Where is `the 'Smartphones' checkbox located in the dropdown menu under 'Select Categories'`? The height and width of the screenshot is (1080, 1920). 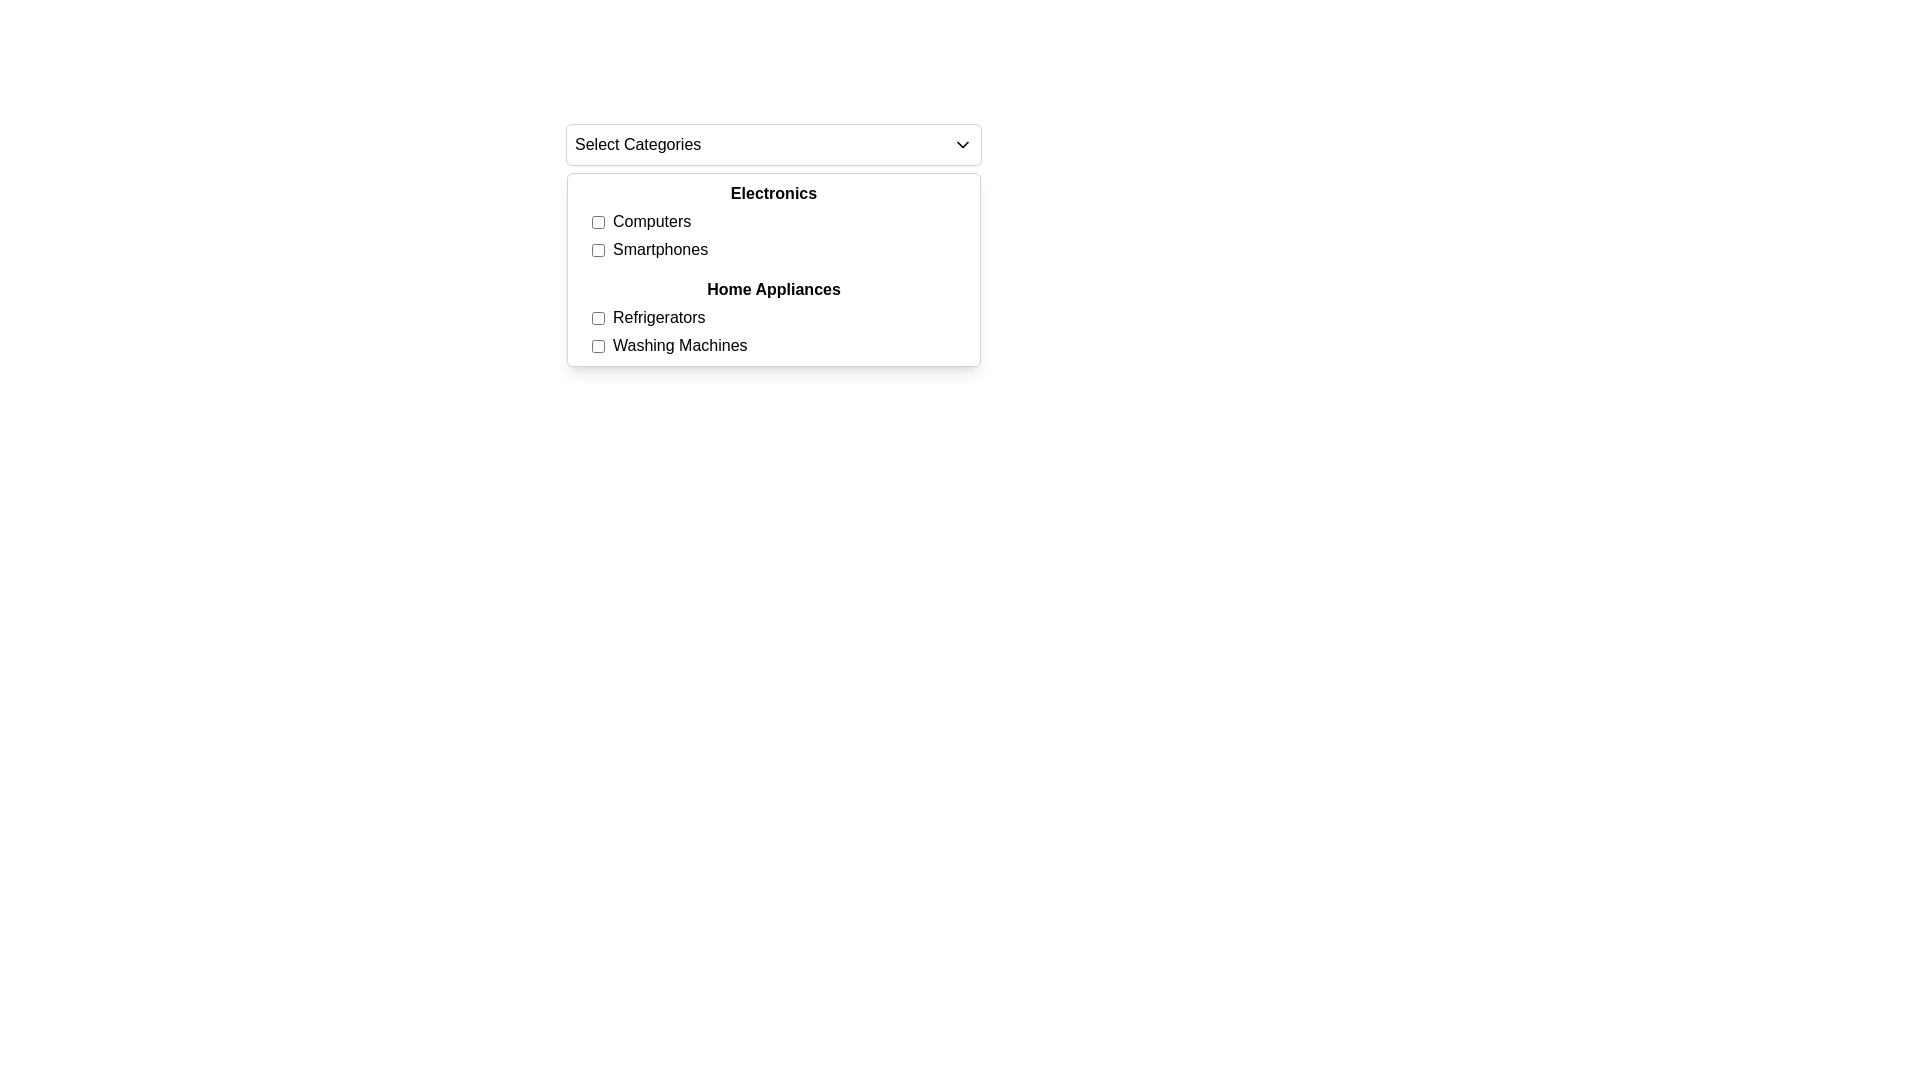 the 'Smartphones' checkbox located in the dropdown menu under 'Select Categories' is located at coordinates (597, 249).